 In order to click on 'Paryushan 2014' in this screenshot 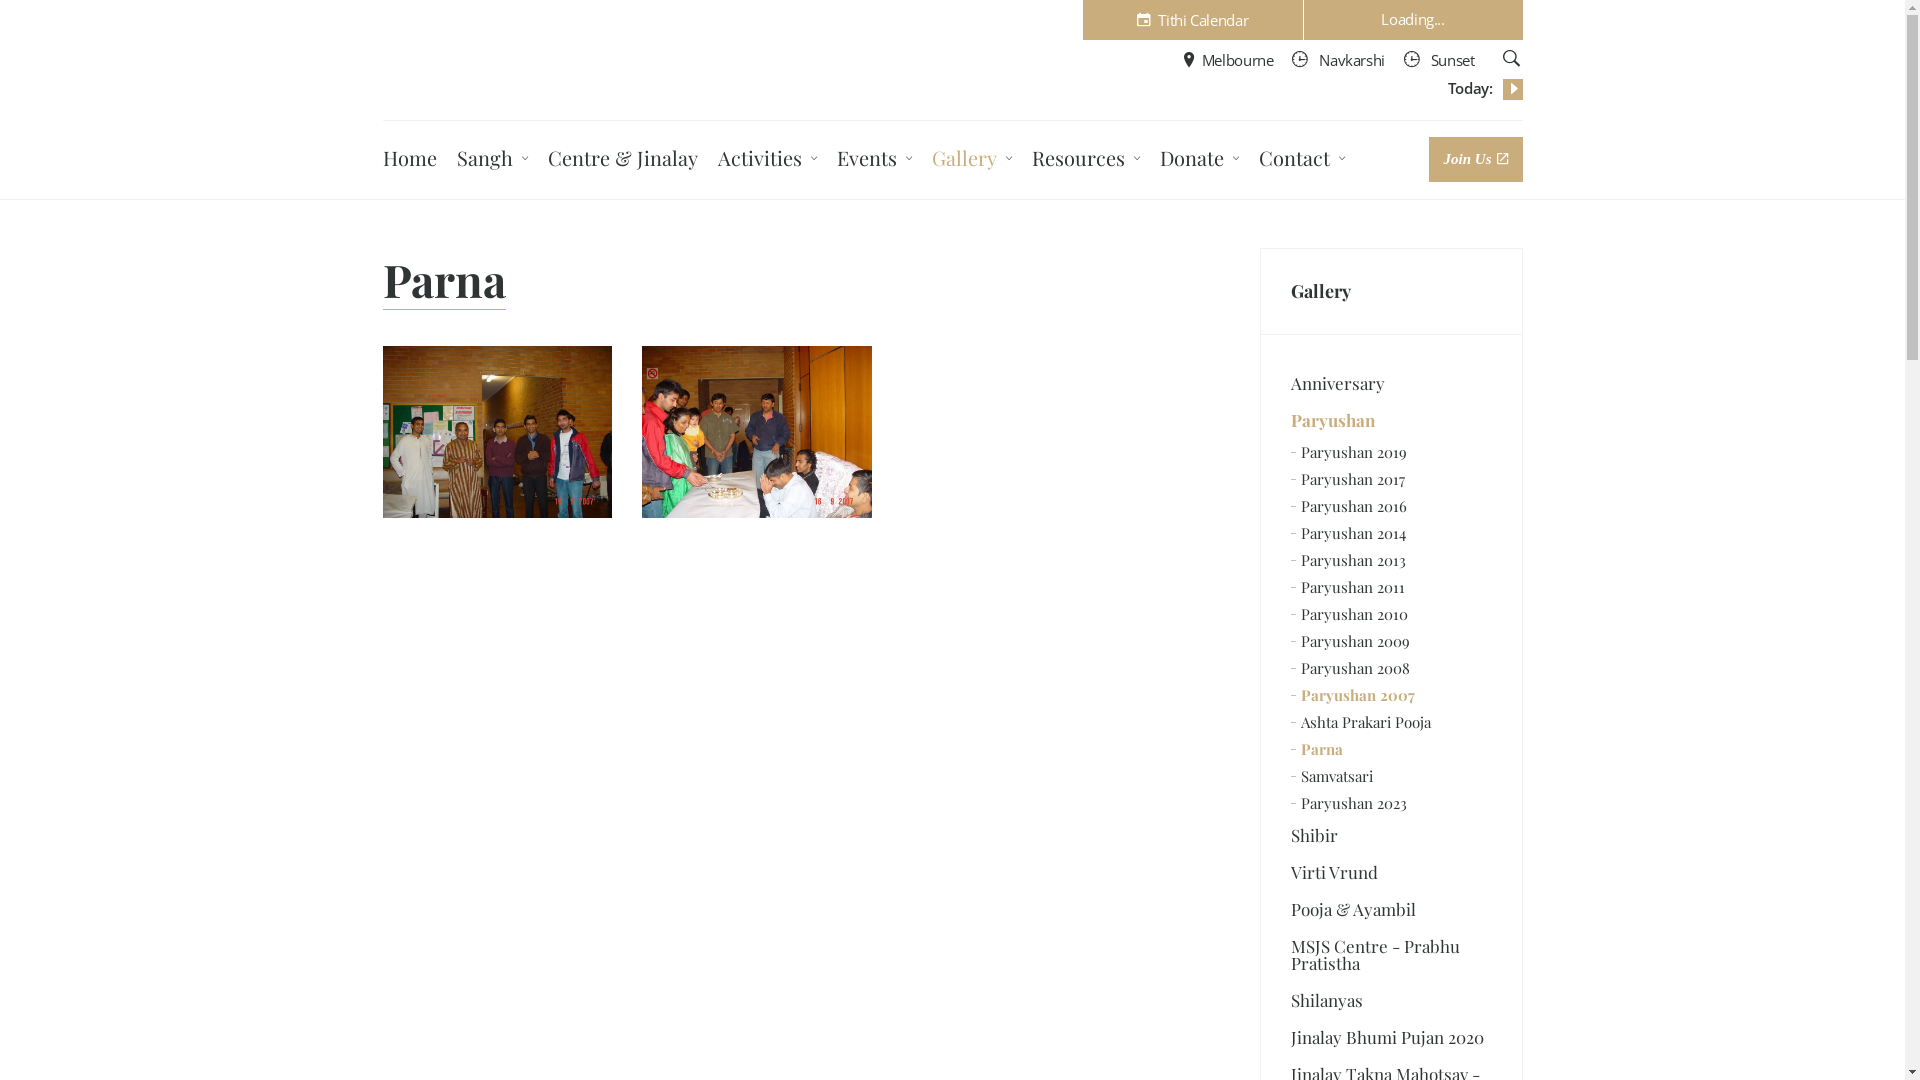, I will do `click(1390, 532)`.